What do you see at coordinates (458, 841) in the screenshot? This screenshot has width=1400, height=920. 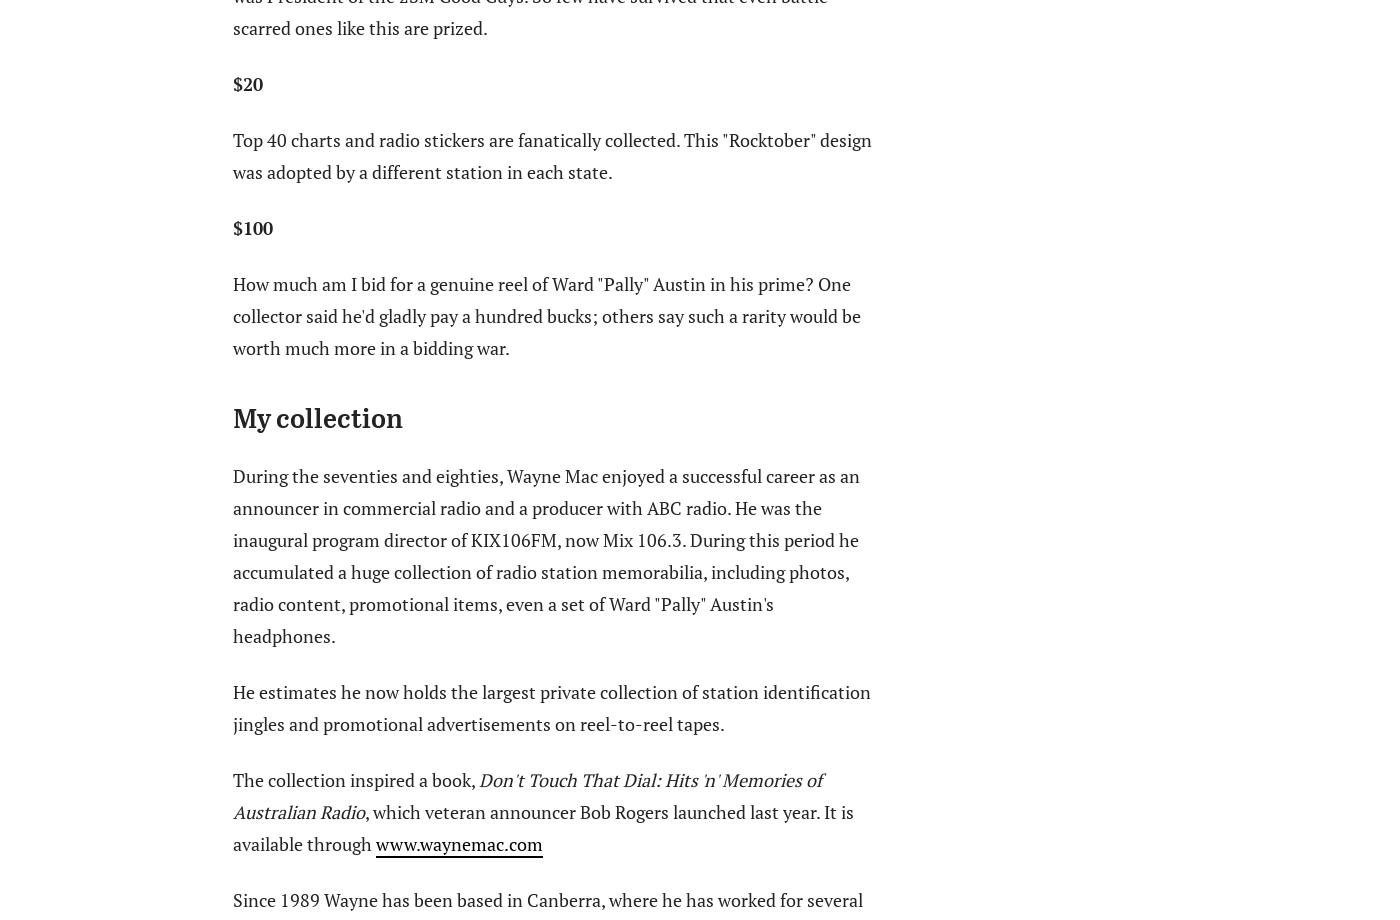 I see `'www.waynemac.com'` at bounding box center [458, 841].